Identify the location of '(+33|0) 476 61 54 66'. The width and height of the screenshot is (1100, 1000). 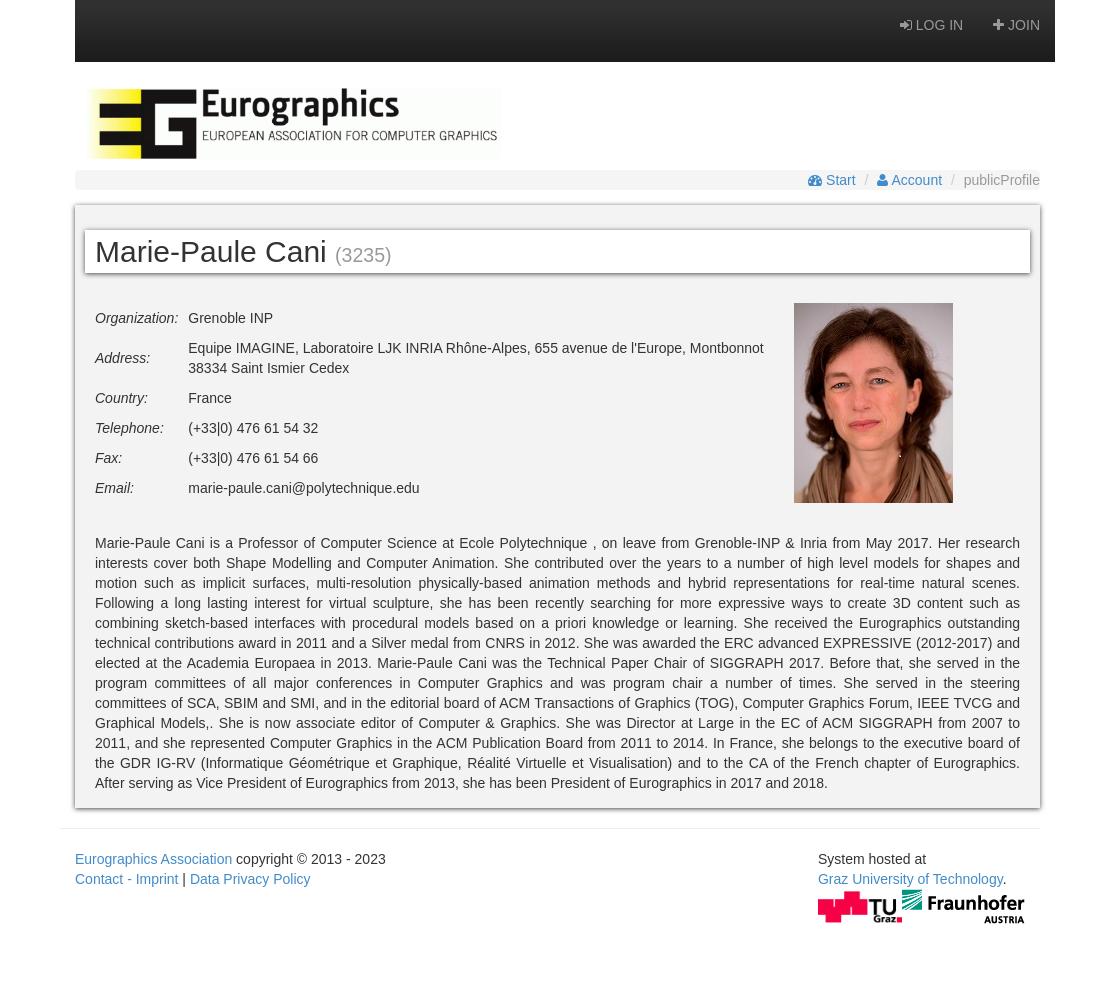
(253, 457).